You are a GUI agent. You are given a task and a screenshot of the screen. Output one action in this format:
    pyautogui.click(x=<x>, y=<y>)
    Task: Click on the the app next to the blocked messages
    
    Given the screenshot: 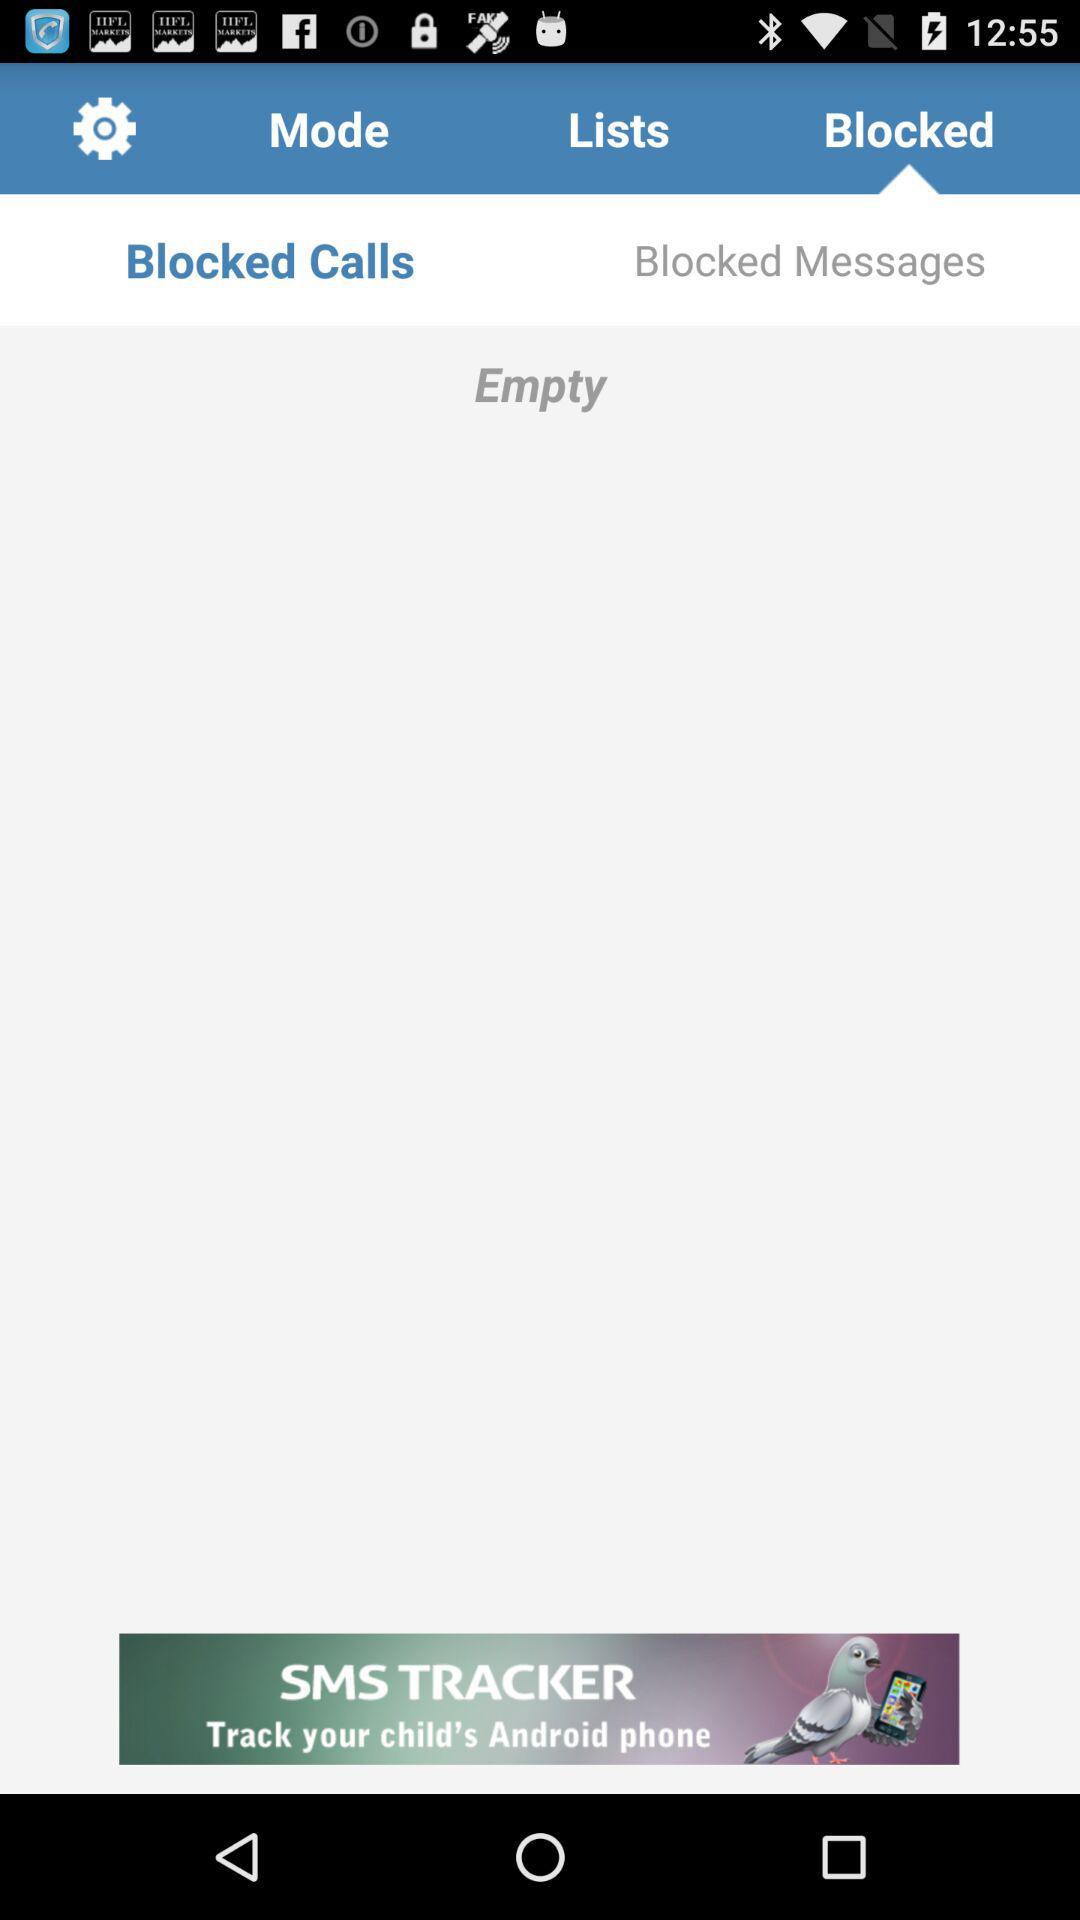 What is the action you would take?
    pyautogui.click(x=270, y=258)
    